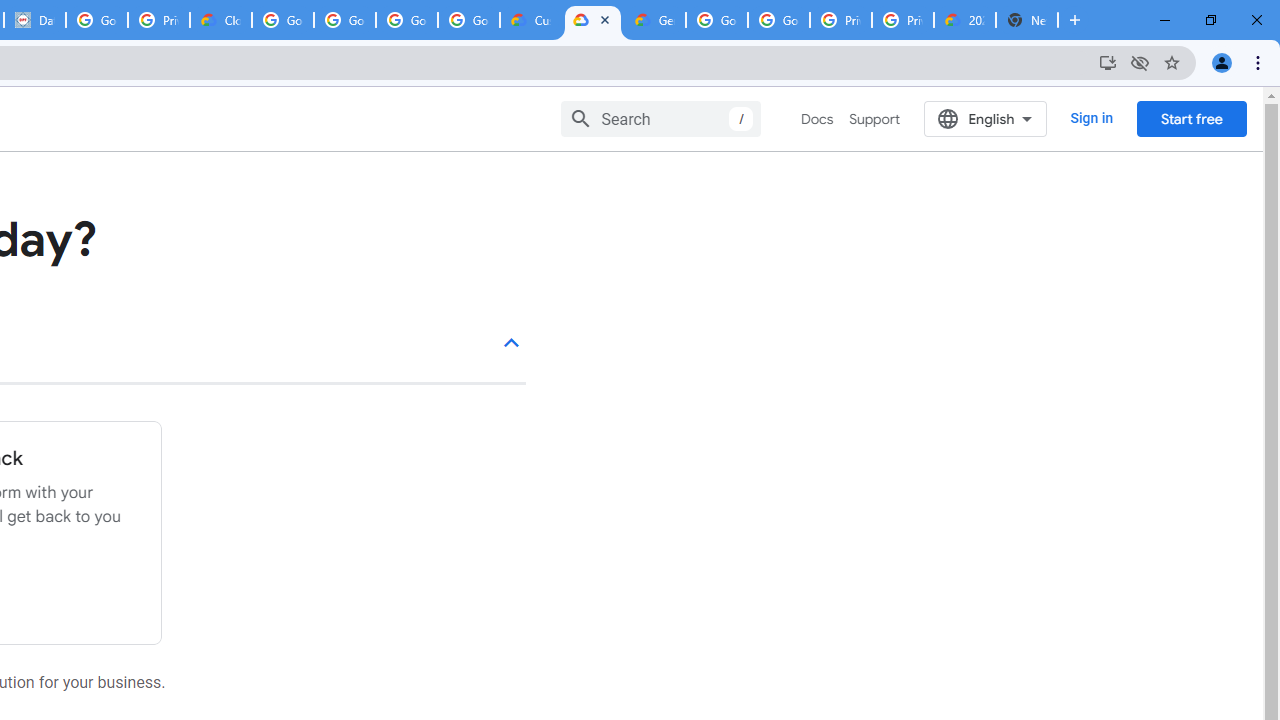  Describe the element at coordinates (406, 20) in the screenshot. I see `'Google Workspace - Specific Terms'` at that location.